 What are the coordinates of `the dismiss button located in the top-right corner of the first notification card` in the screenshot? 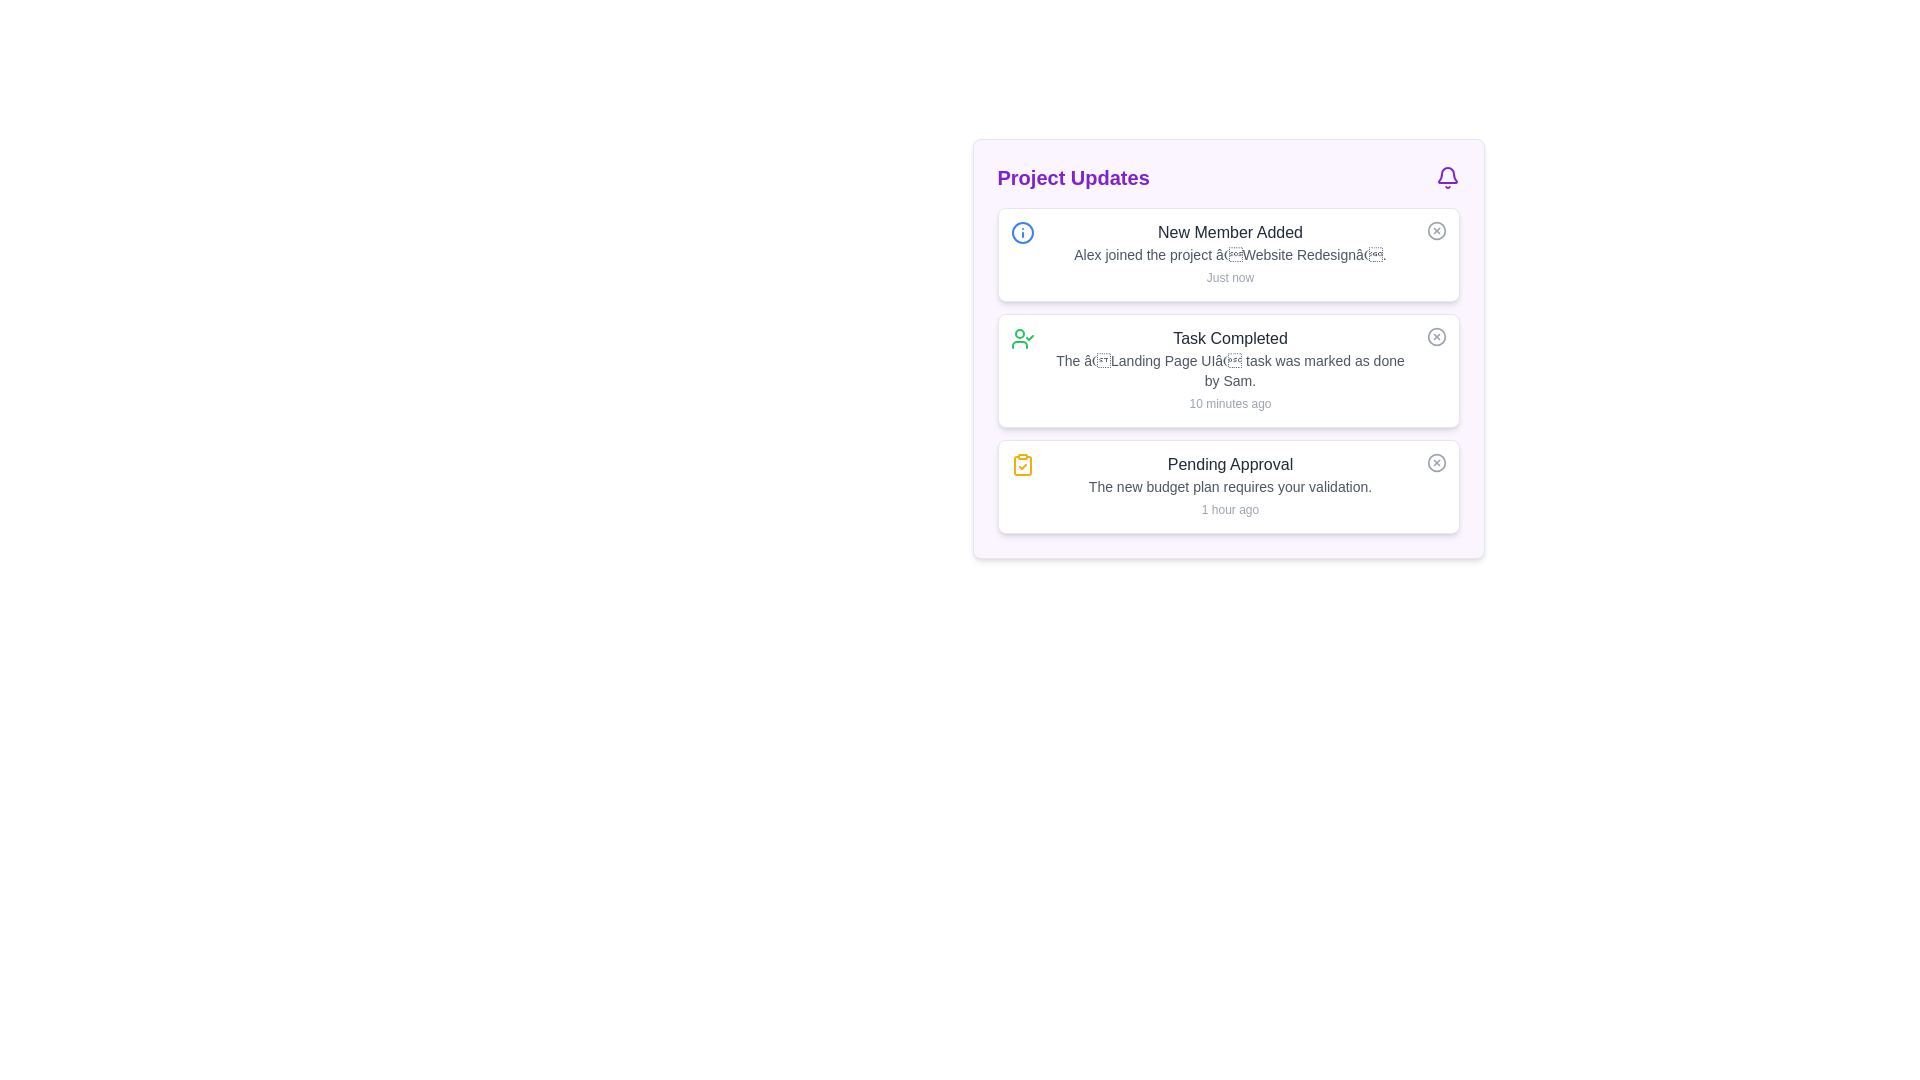 It's located at (1435, 230).